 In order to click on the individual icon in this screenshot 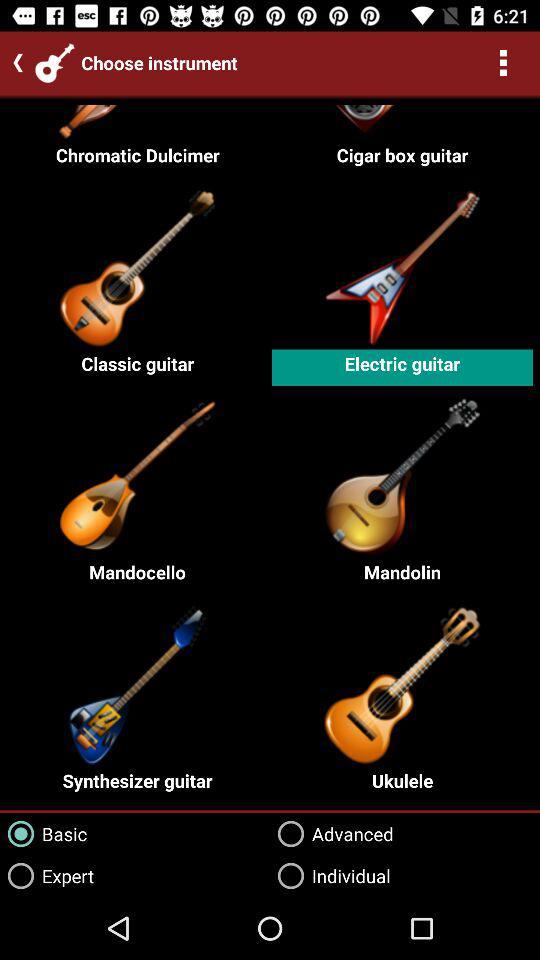, I will do `click(330, 875)`.